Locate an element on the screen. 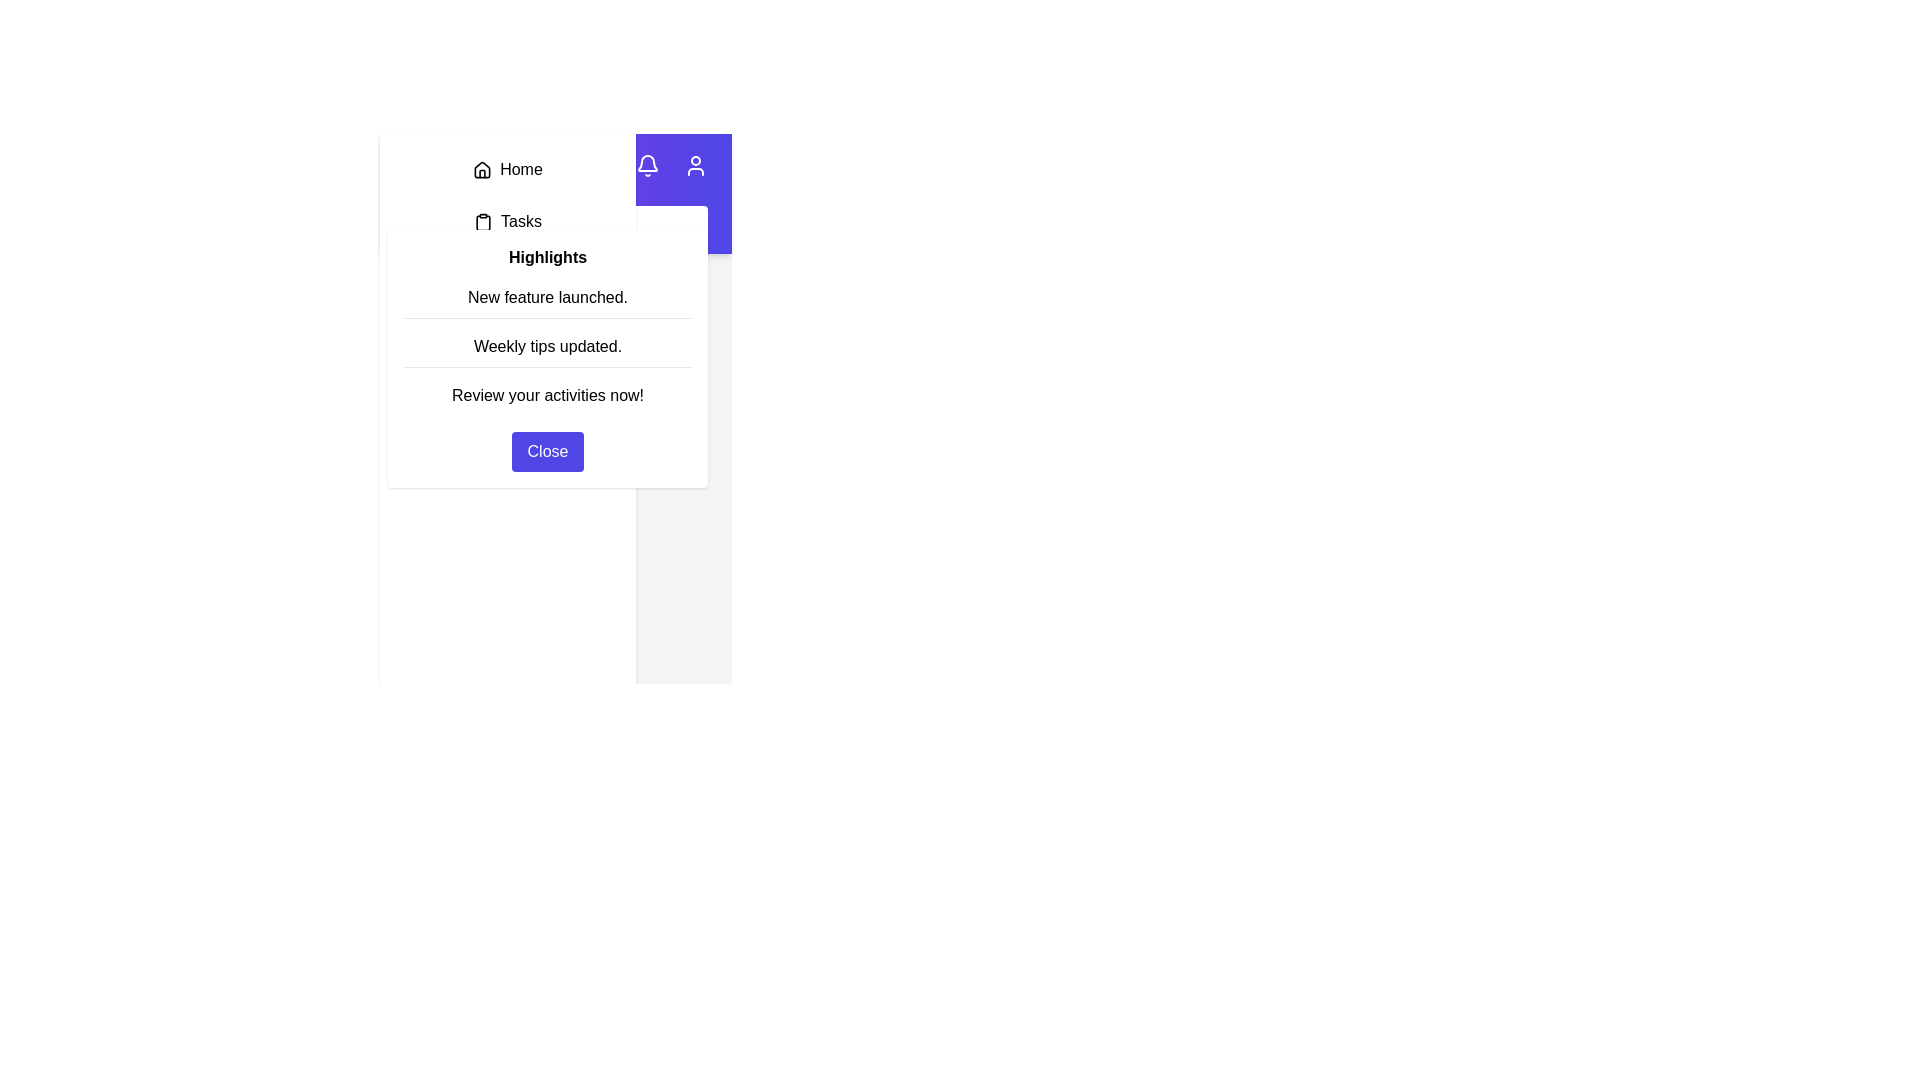 This screenshot has height=1080, width=1920. the visual indicator icon symbolizing 'Tasks', which is positioned to the left of the 'Tasks' text is located at coordinates (483, 222).